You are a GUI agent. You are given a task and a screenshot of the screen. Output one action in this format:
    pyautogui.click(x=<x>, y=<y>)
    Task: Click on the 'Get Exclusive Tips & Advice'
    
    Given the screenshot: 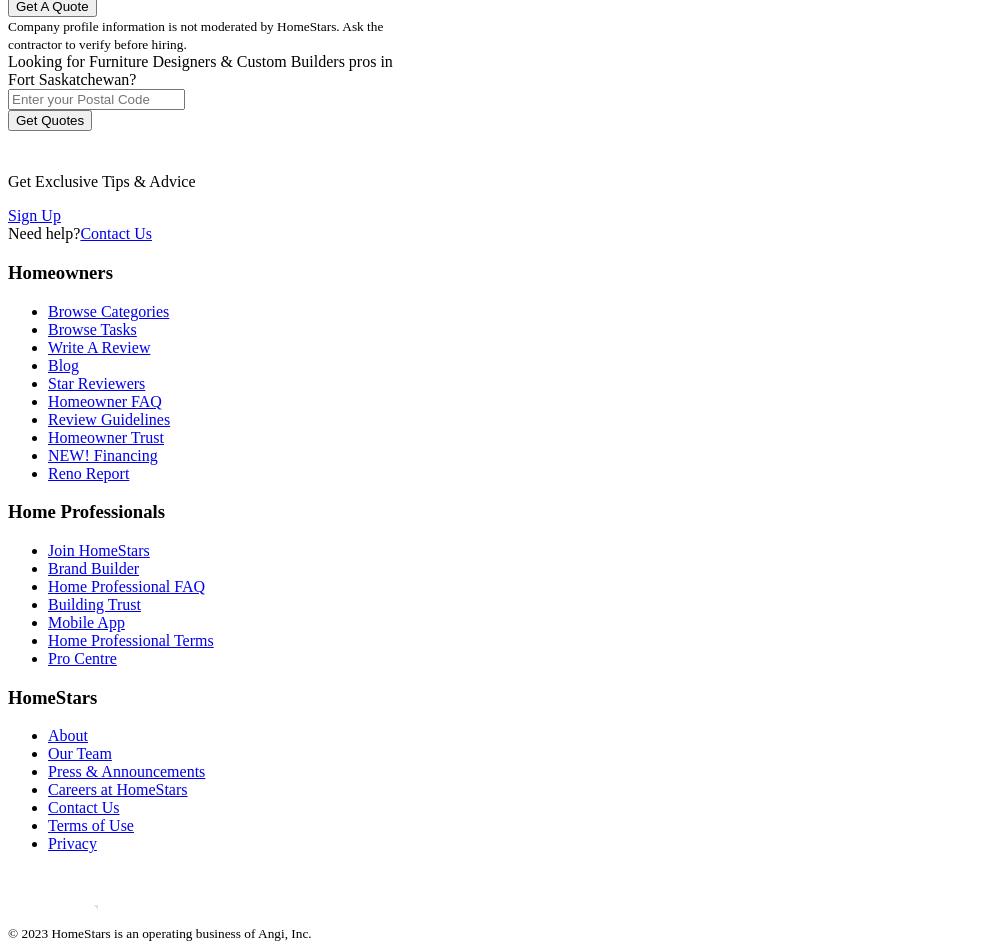 What is the action you would take?
    pyautogui.click(x=100, y=181)
    